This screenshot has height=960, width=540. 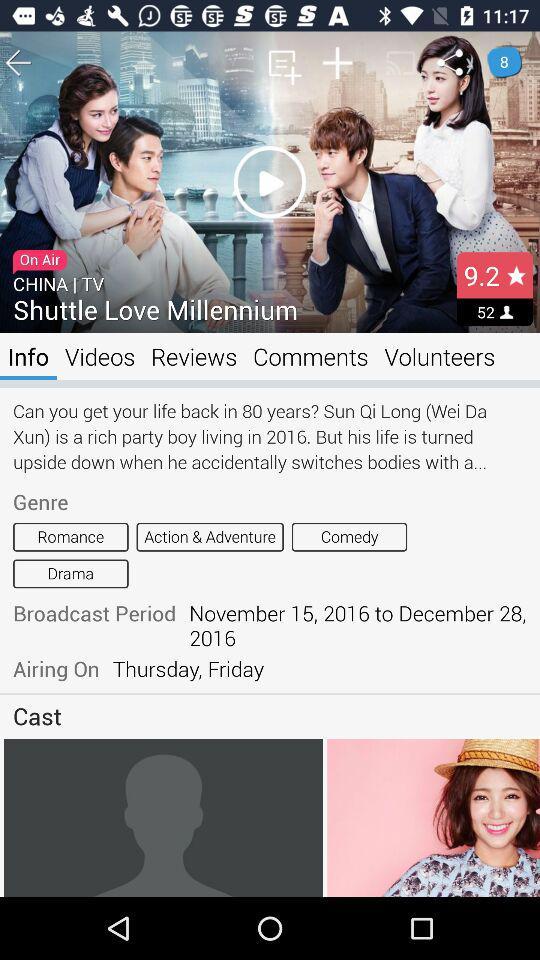 I want to click on item to the right of info item, so click(x=99, y=356).